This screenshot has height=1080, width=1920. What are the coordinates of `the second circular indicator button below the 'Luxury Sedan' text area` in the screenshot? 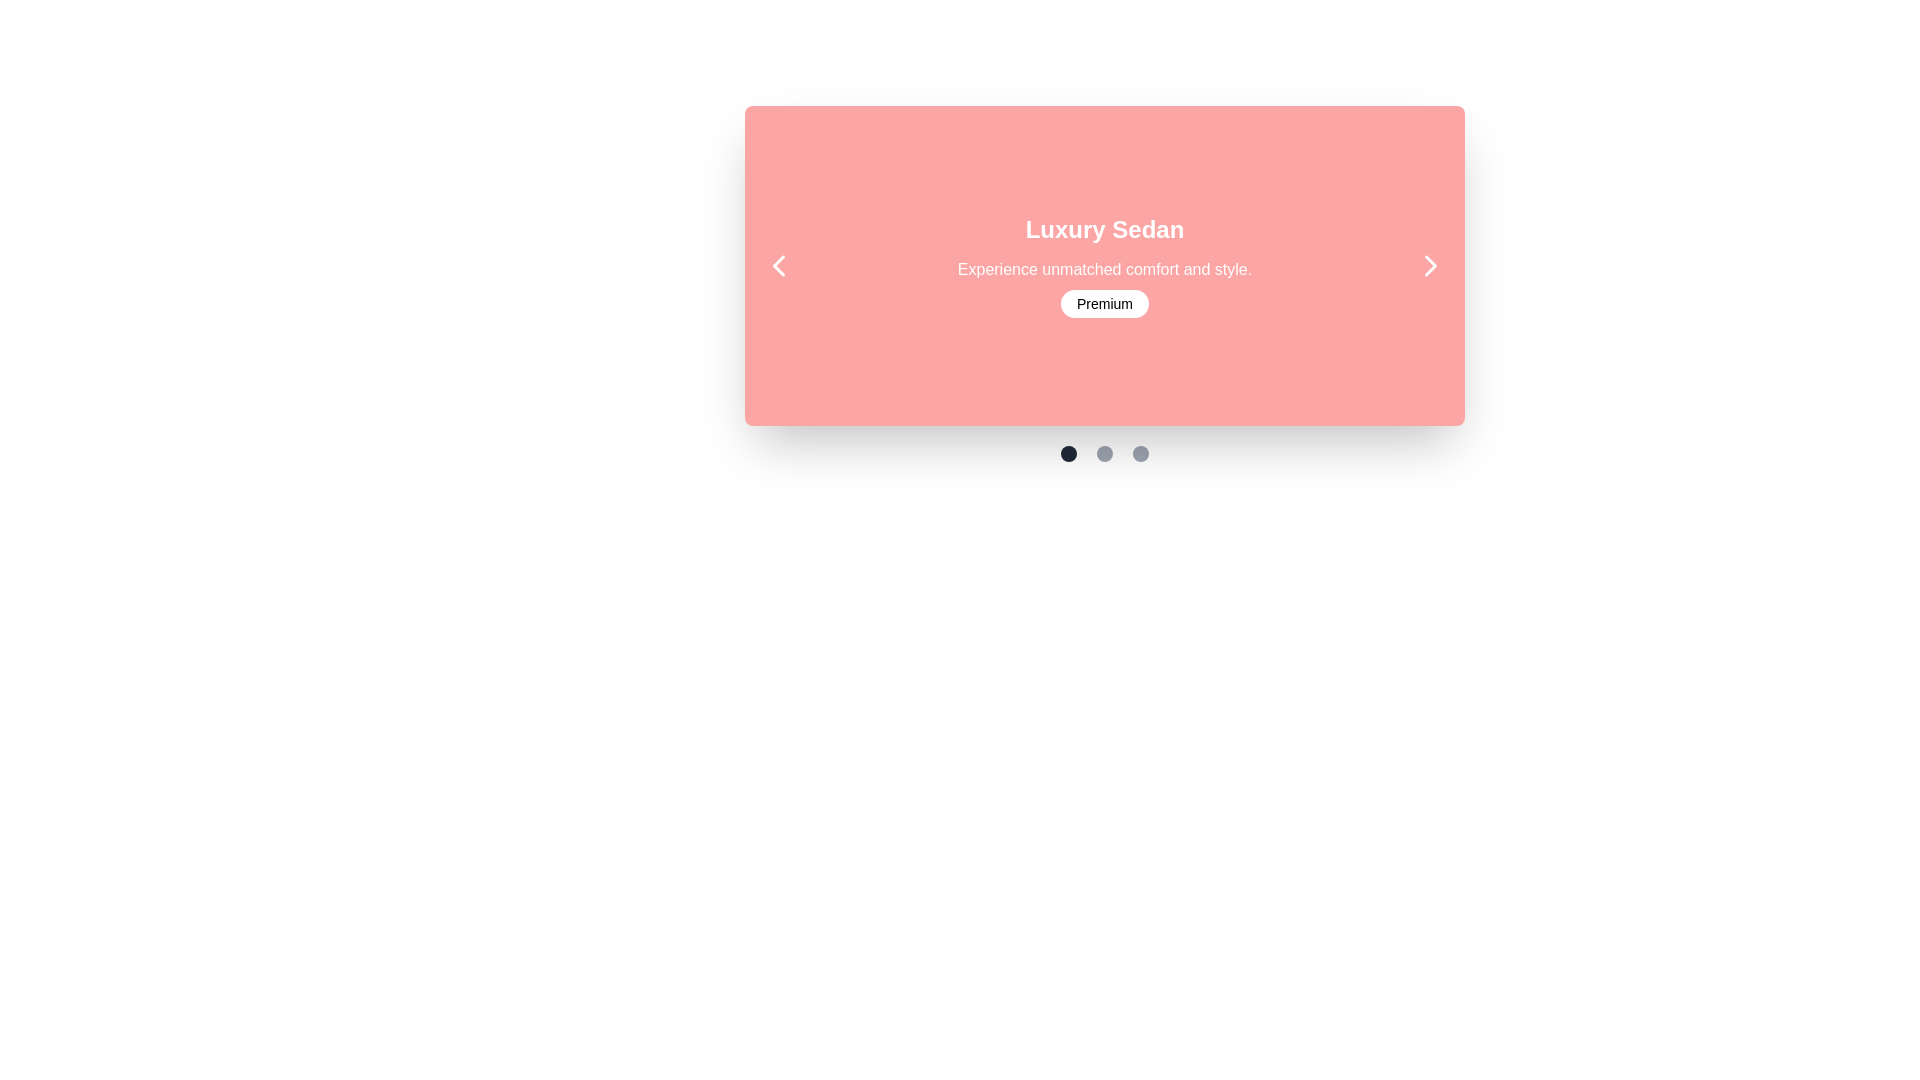 It's located at (1103, 454).